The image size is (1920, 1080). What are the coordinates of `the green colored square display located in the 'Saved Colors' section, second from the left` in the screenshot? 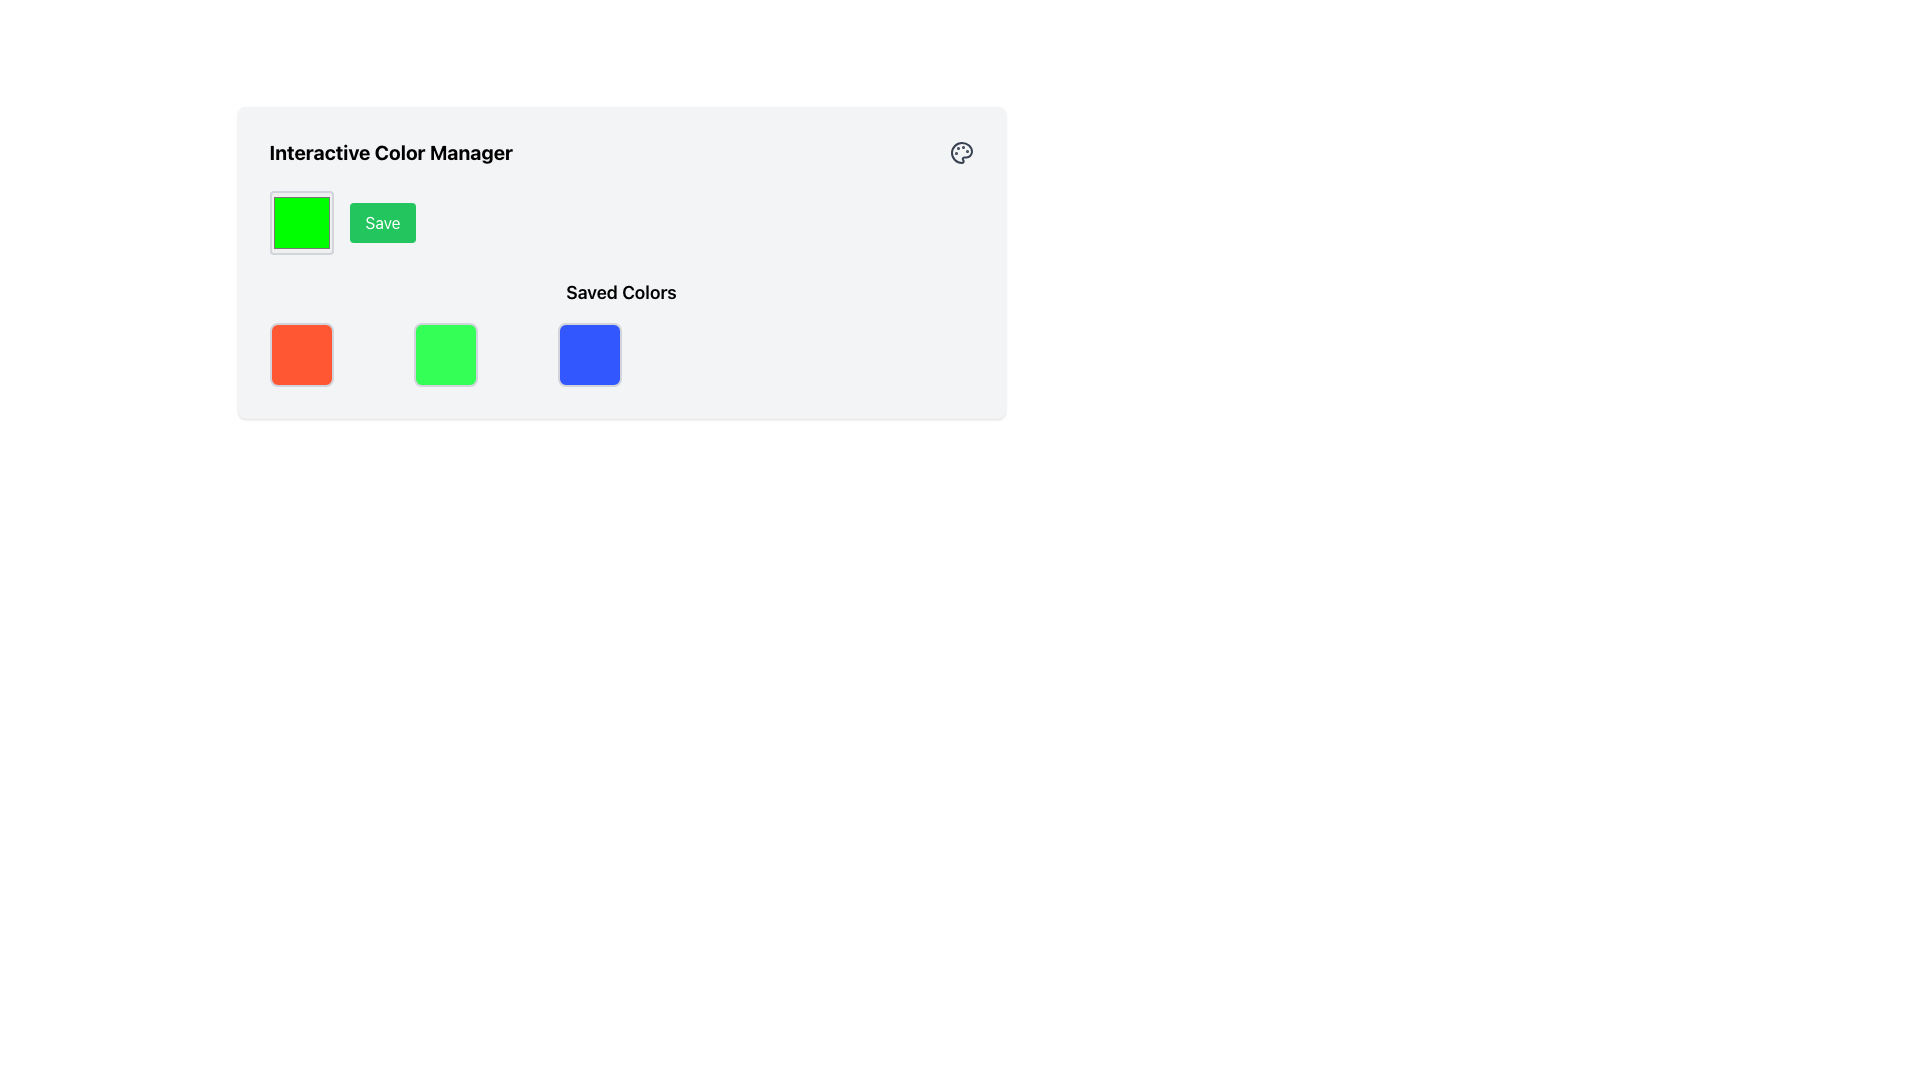 It's located at (444, 353).